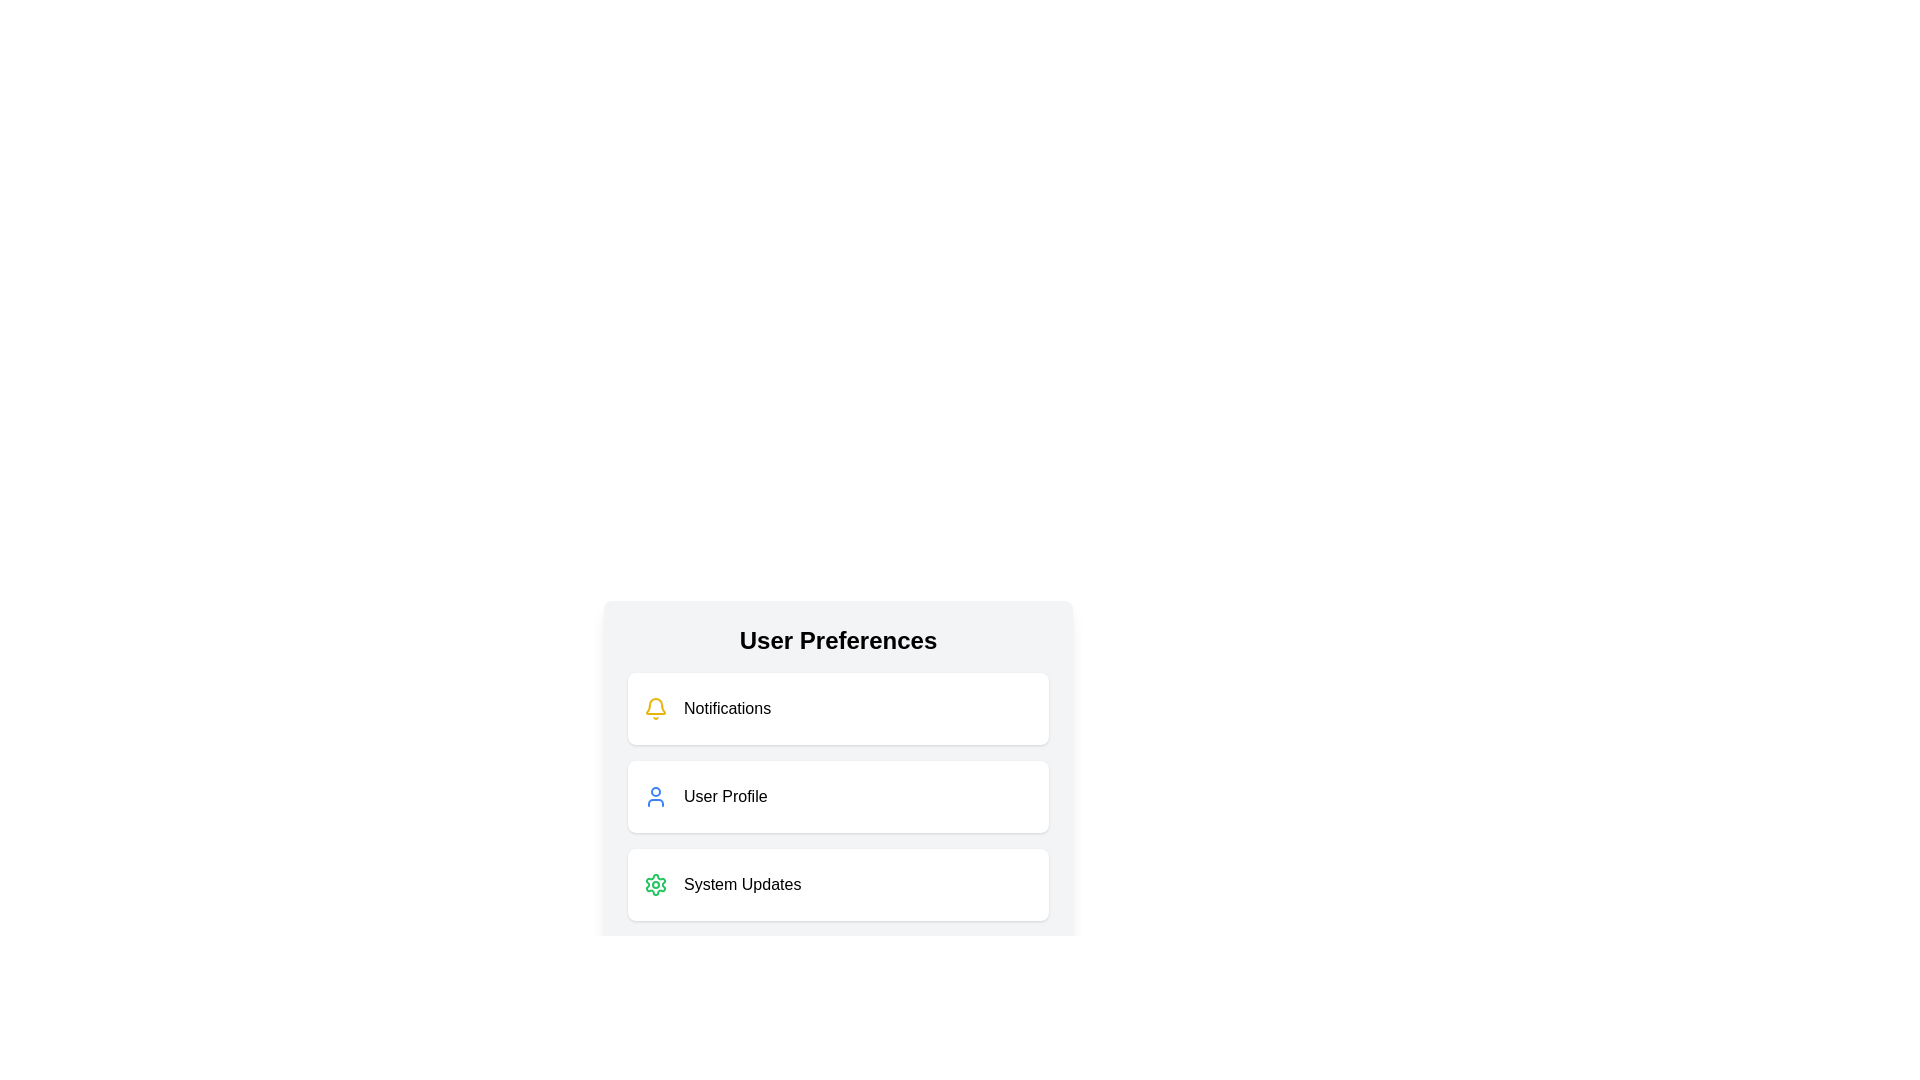 The width and height of the screenshot is (1920, 1080). What do you see at coordinates (838, 708) in the screenshot?
I see `the 'Notifications' preference to toggle its state` at bounding box center [838, 708].